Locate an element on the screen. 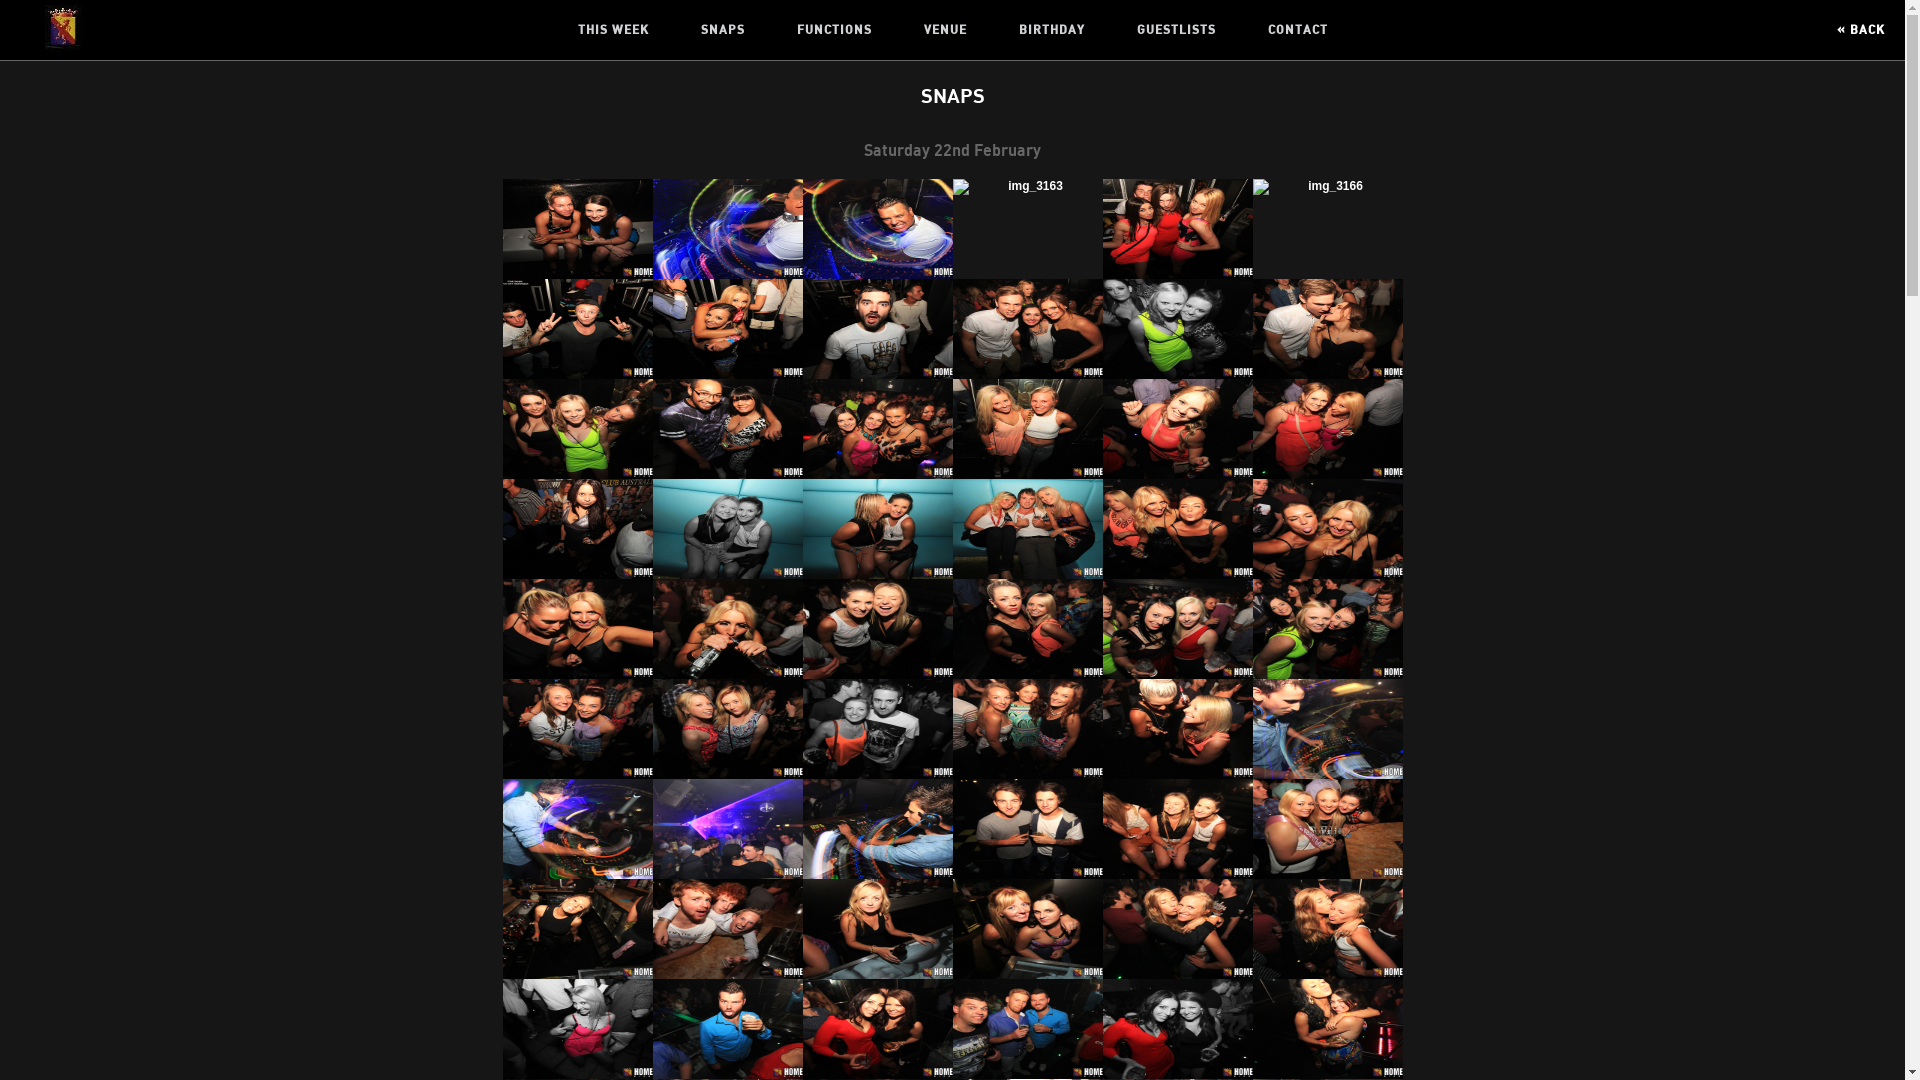 The image size is (1920, 1080). ' ' is located at coordinates (950, 929).